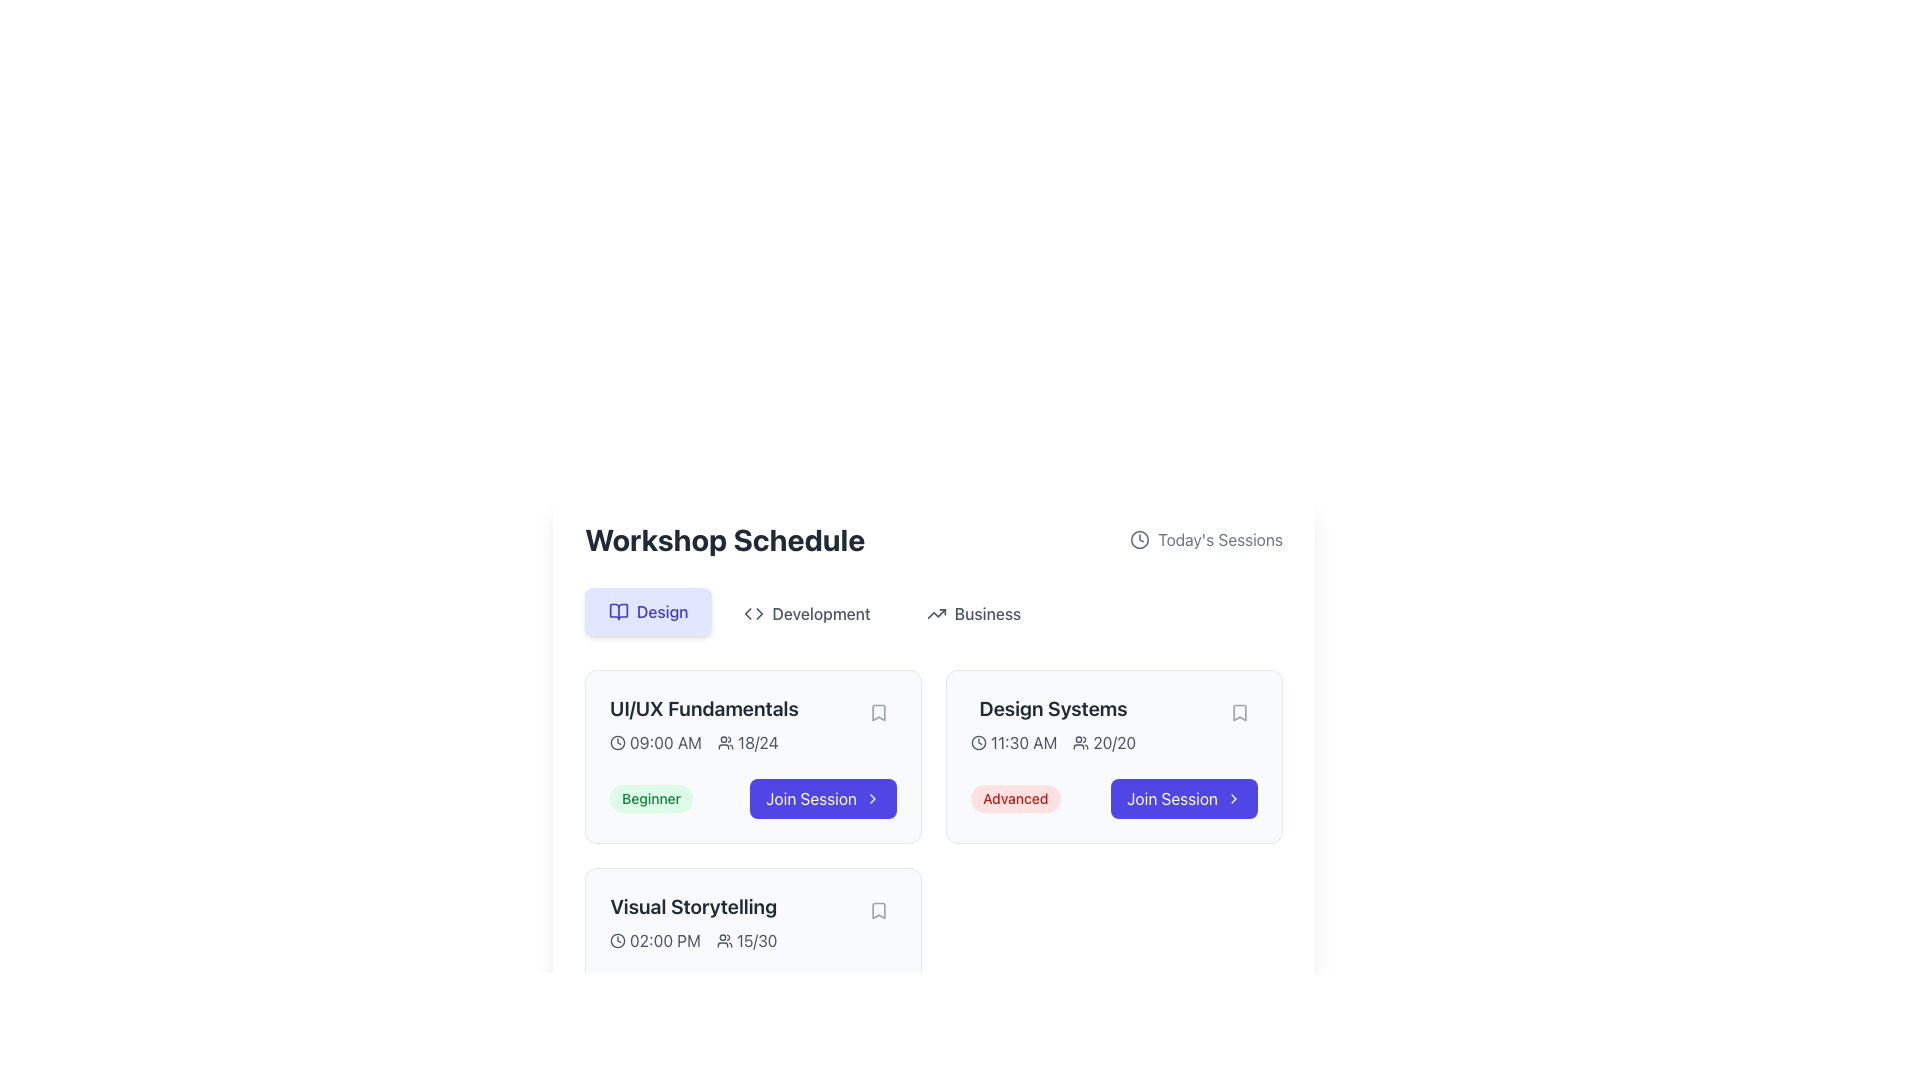 Image resolution: width=1920 pixels, height=1080 pixels. What do you see at coordinates (935, 612) in the screenshot?
I see `the upward trend arrow icon located in the 'Business' tab, positioned to the left of the text 'Business'` at bounding box center [935, 612].